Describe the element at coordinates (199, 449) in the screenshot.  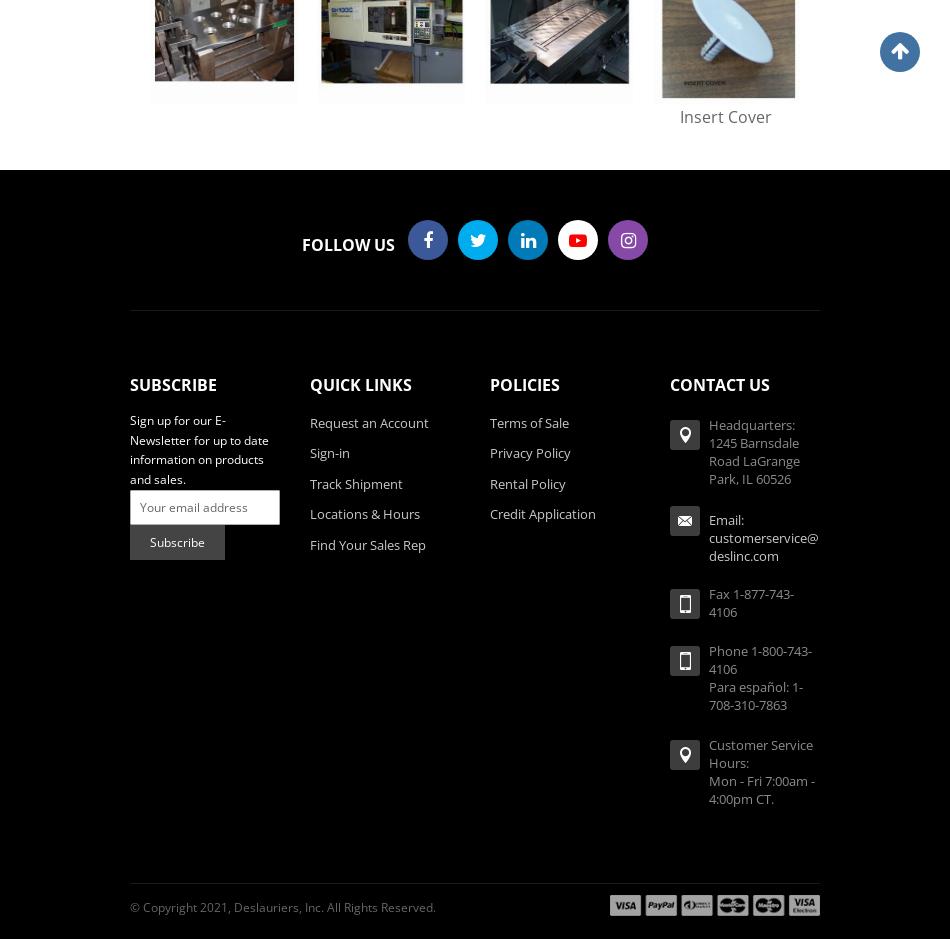
I see `'Sign up for our E-Newsletter for up to date information on products and sales.'` at that location.